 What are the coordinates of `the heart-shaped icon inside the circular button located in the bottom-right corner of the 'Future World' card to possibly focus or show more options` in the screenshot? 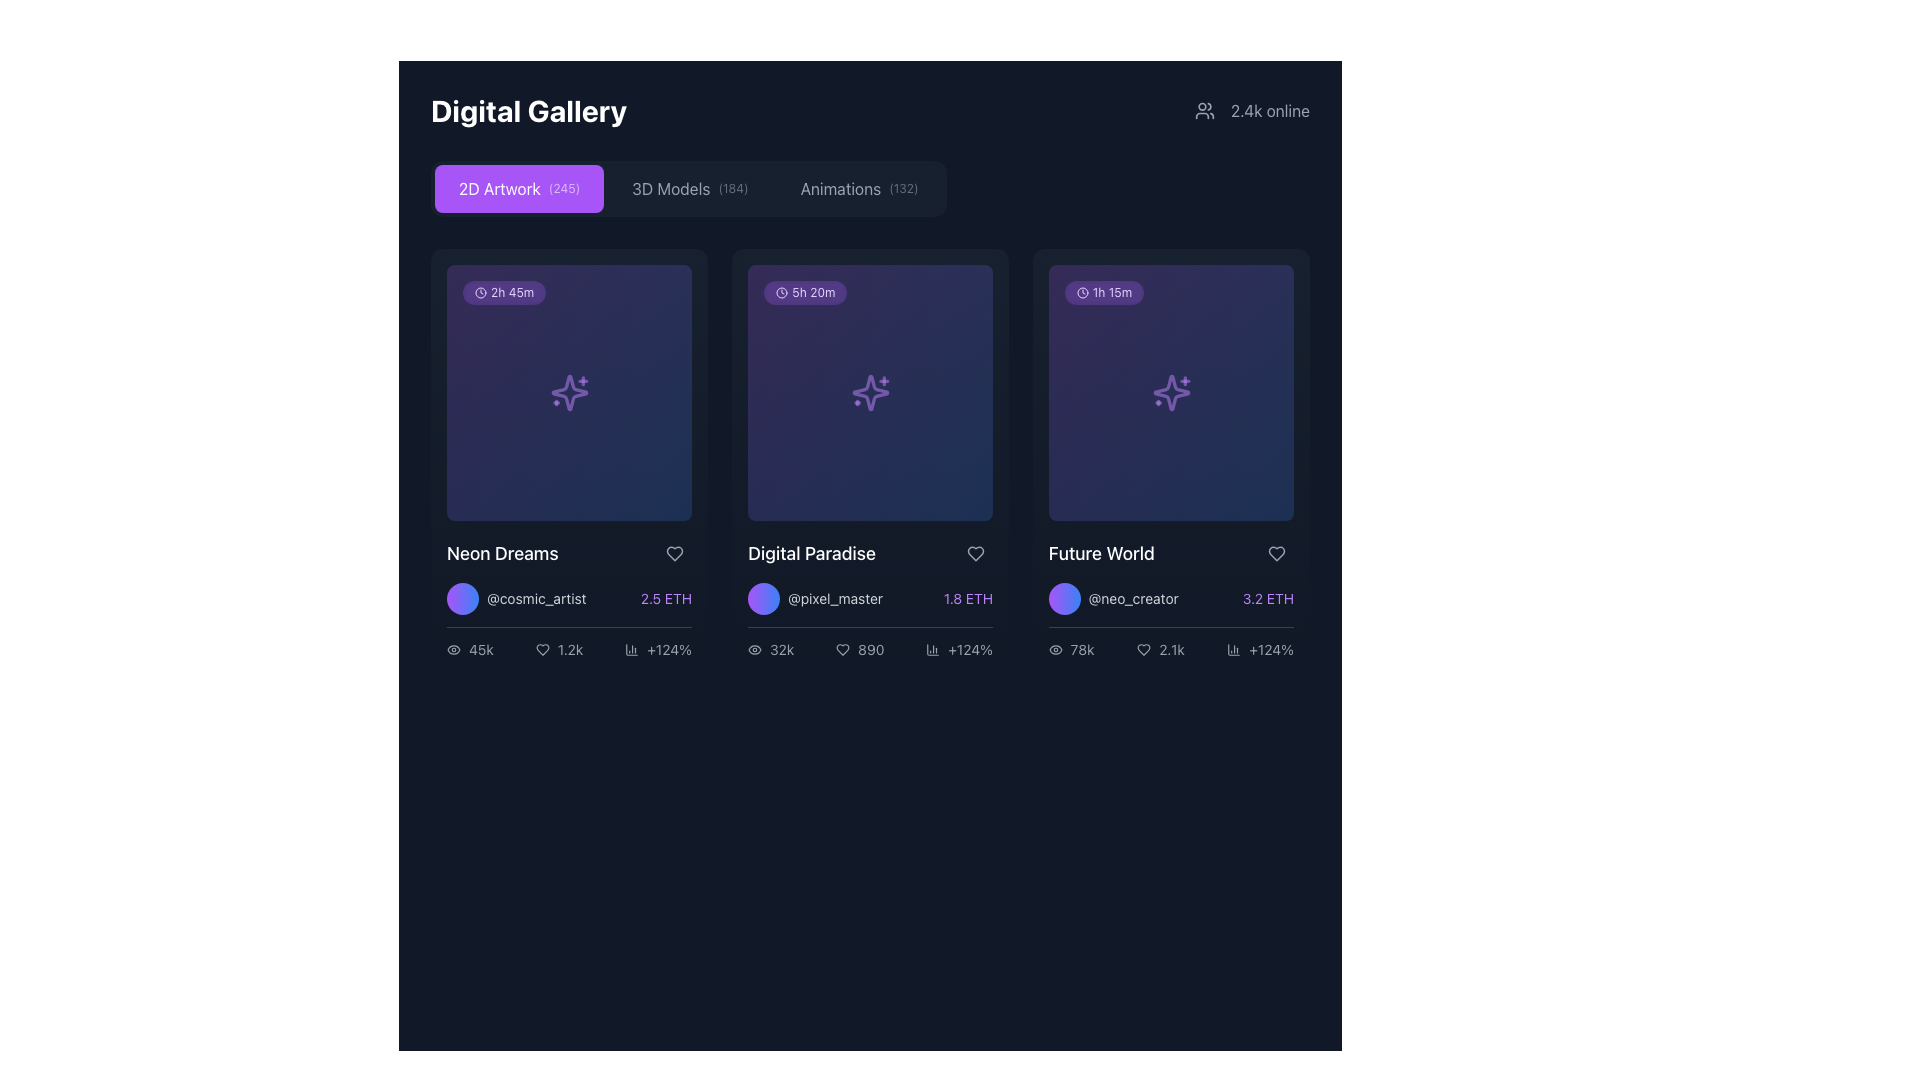 It's located at (1275, 554).